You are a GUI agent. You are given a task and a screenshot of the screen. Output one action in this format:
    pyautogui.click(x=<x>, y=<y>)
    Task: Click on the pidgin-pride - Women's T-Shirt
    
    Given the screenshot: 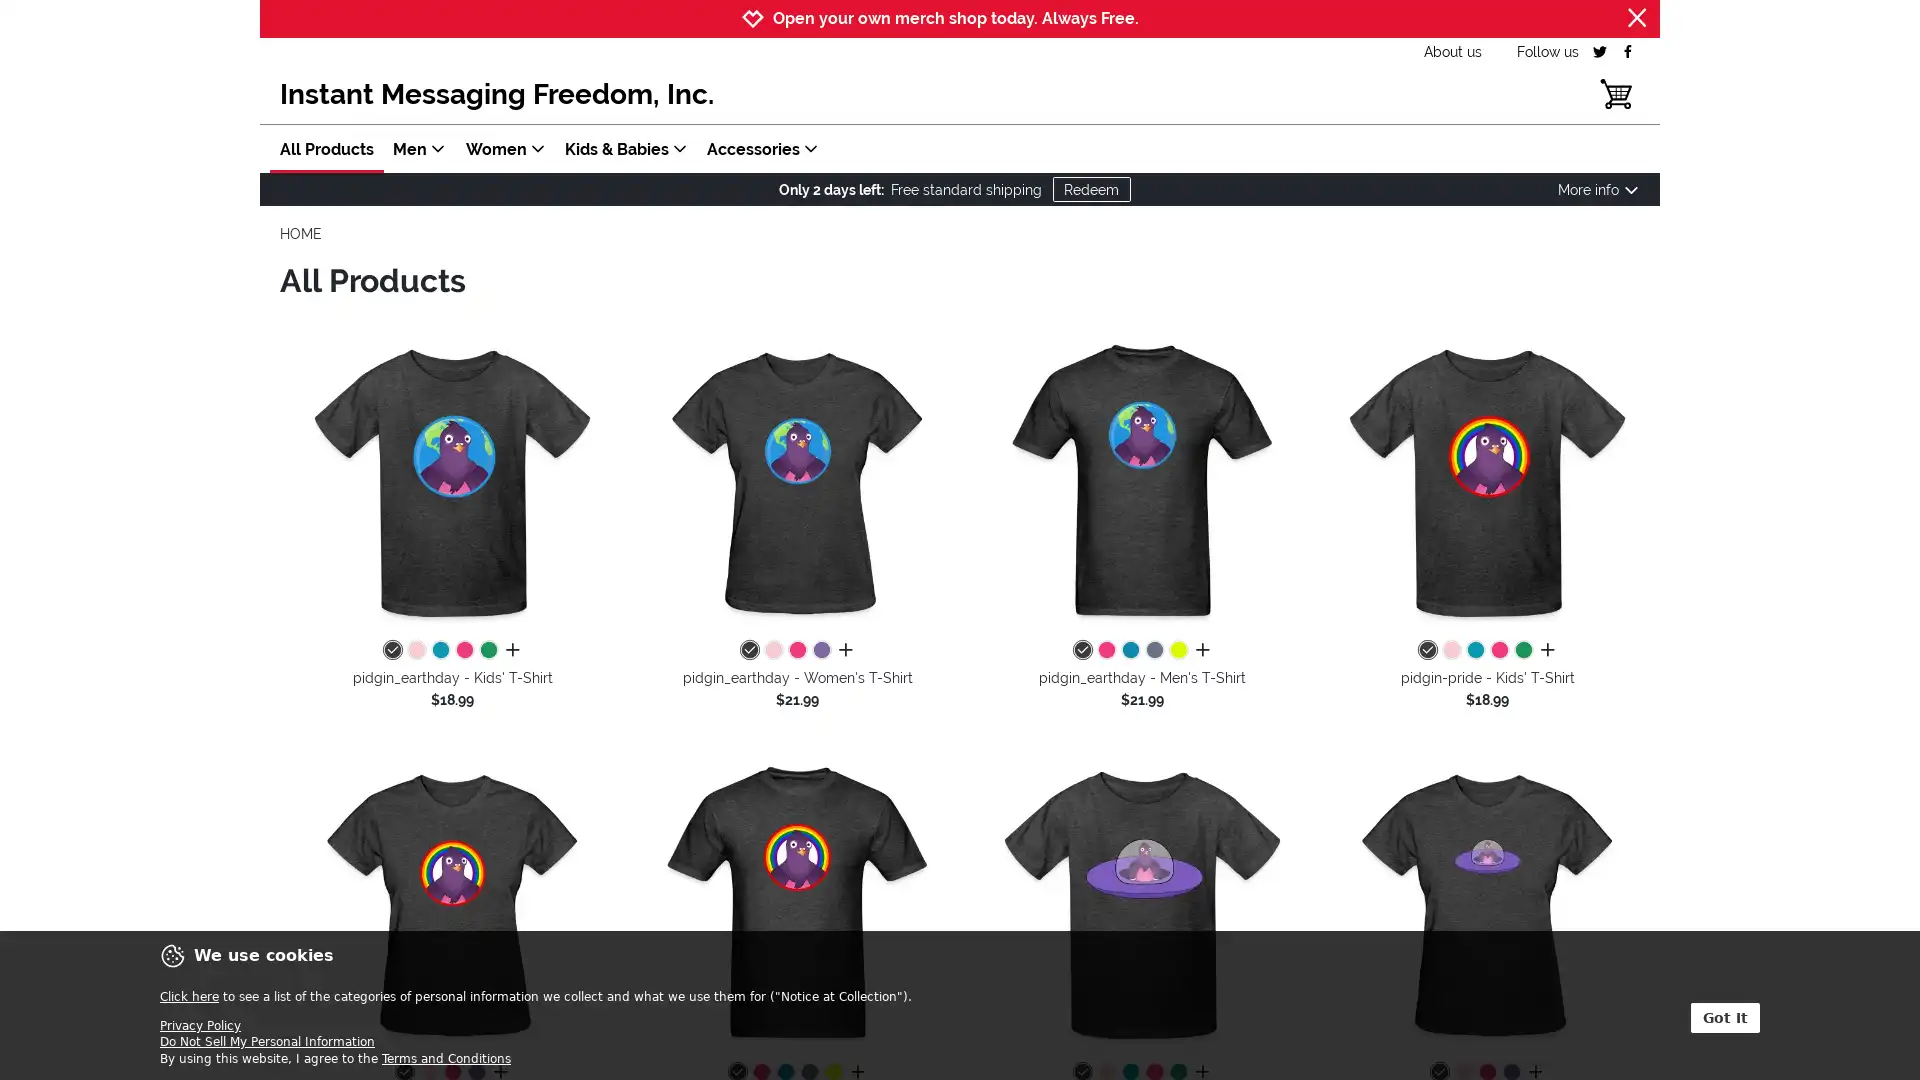 What is the action you would take?
    pyautogui.click(x=451, y=904)
    